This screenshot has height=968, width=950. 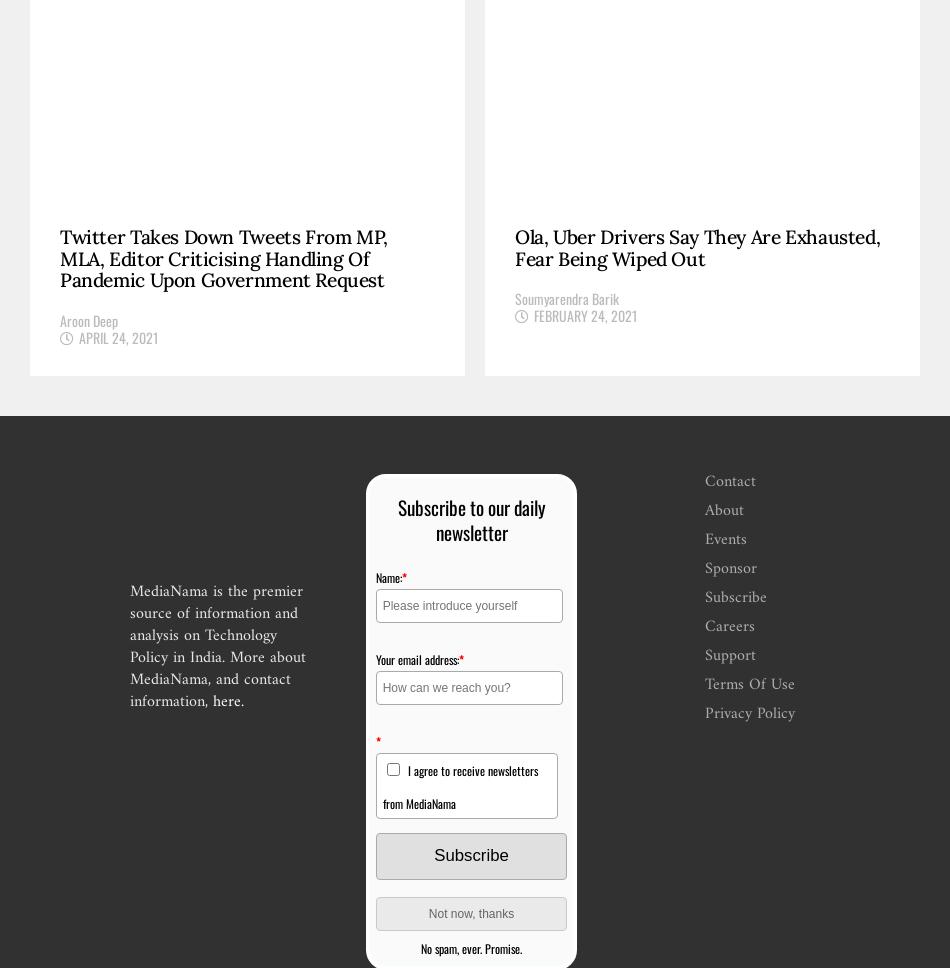 I want to click on 'Your email address:', so click(x=373, y=658).